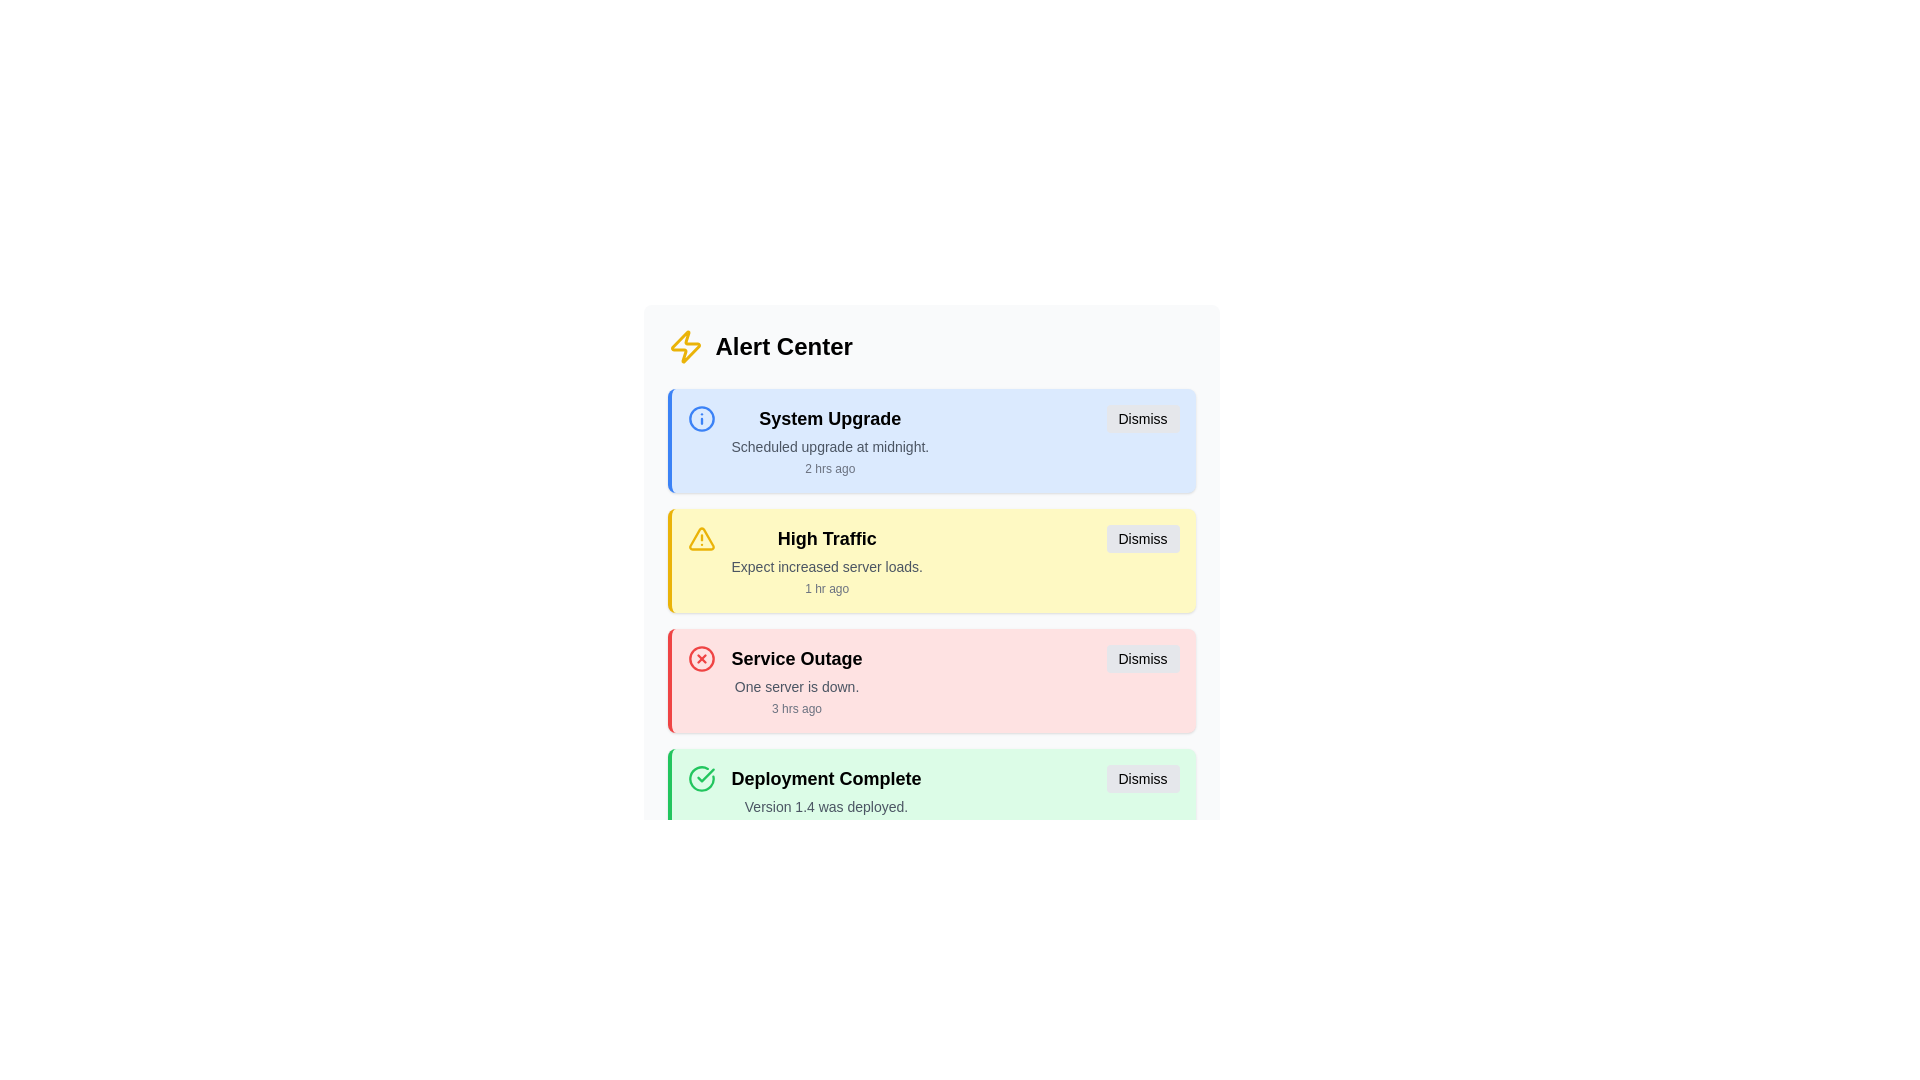 Image resolution: width=1920 pixels, height=1080 pixels. Describe the element at coordinates (795, 680) in the screenshot. I see `text content of the third entry in the Alert Center list, which is a Text block notifying the user about the status of a service outage` at that location.